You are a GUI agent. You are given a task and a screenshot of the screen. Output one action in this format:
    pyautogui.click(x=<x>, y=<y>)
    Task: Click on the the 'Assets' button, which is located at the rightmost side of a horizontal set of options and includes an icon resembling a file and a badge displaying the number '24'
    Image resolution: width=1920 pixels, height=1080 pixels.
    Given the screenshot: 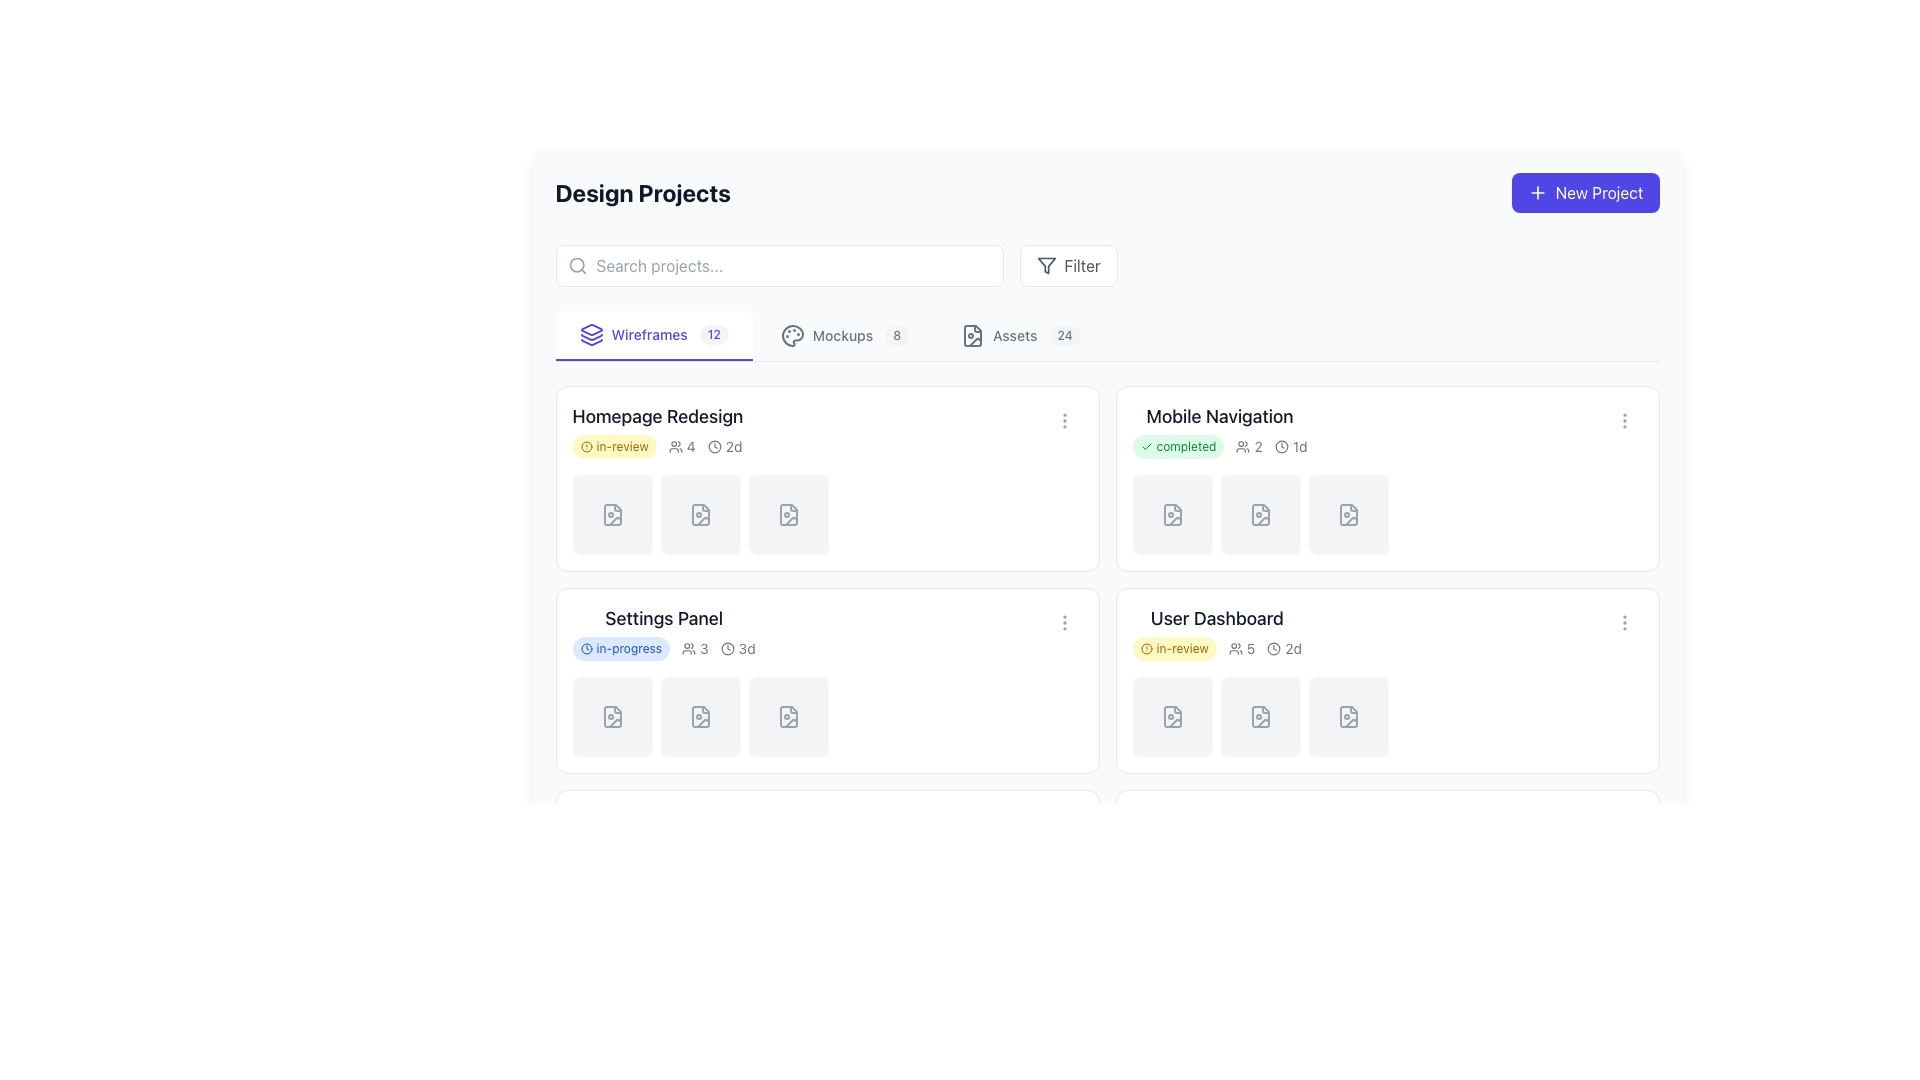 What is the action you would take?
    pyautogui.click(x=1020, y=334)
    